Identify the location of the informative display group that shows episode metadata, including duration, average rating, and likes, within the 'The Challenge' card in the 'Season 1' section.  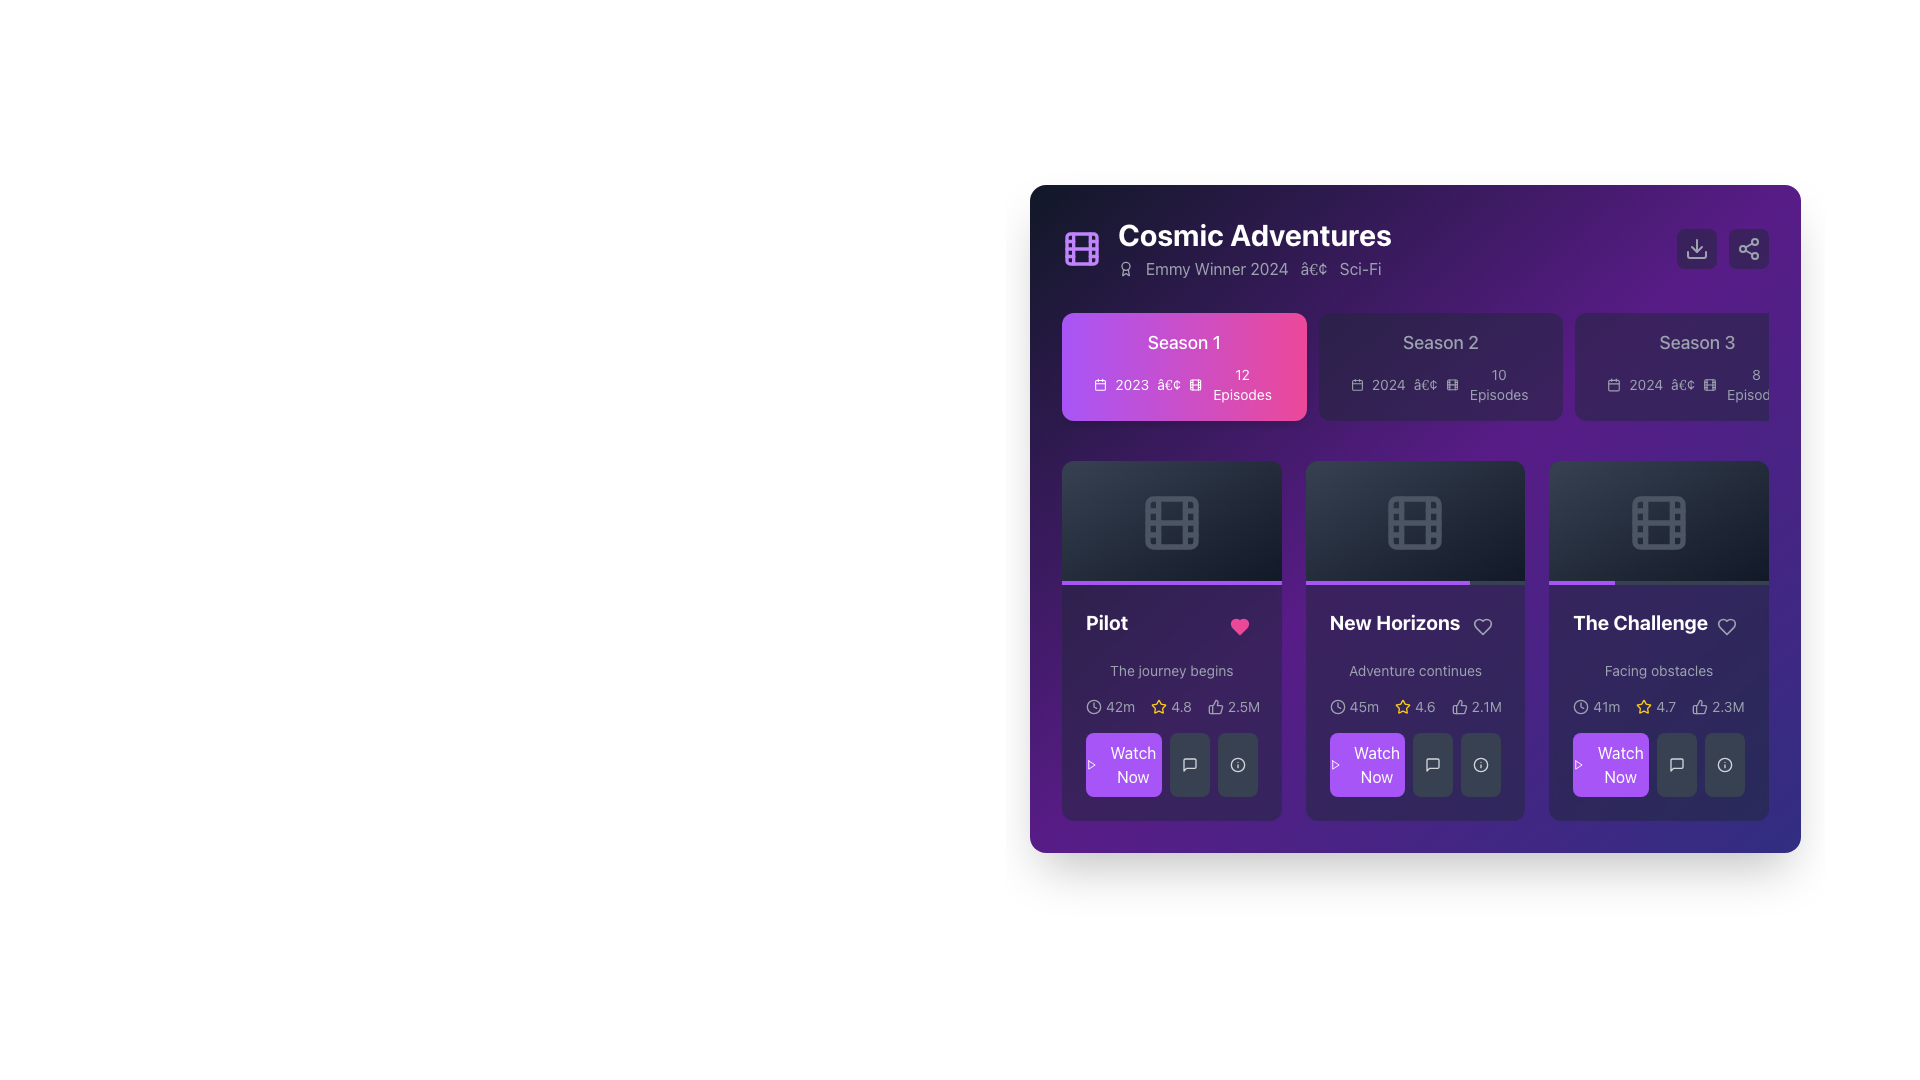
(1659, 705).